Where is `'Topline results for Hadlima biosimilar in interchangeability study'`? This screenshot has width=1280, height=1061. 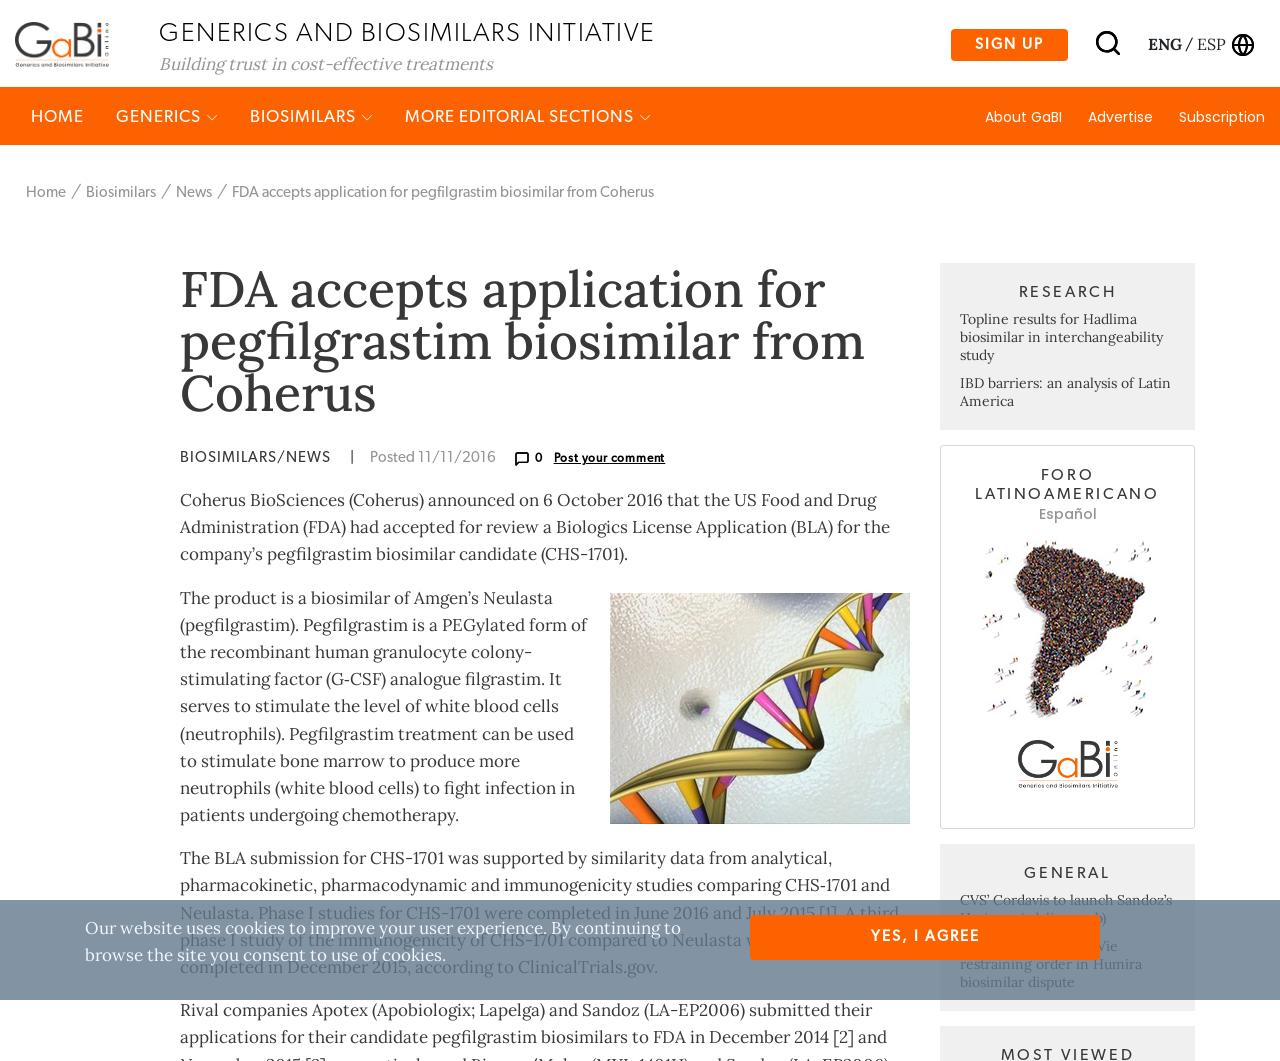
'Topline results for Hadlima biosimilar in interchangeability study' is located at coordinates (1060, 414).